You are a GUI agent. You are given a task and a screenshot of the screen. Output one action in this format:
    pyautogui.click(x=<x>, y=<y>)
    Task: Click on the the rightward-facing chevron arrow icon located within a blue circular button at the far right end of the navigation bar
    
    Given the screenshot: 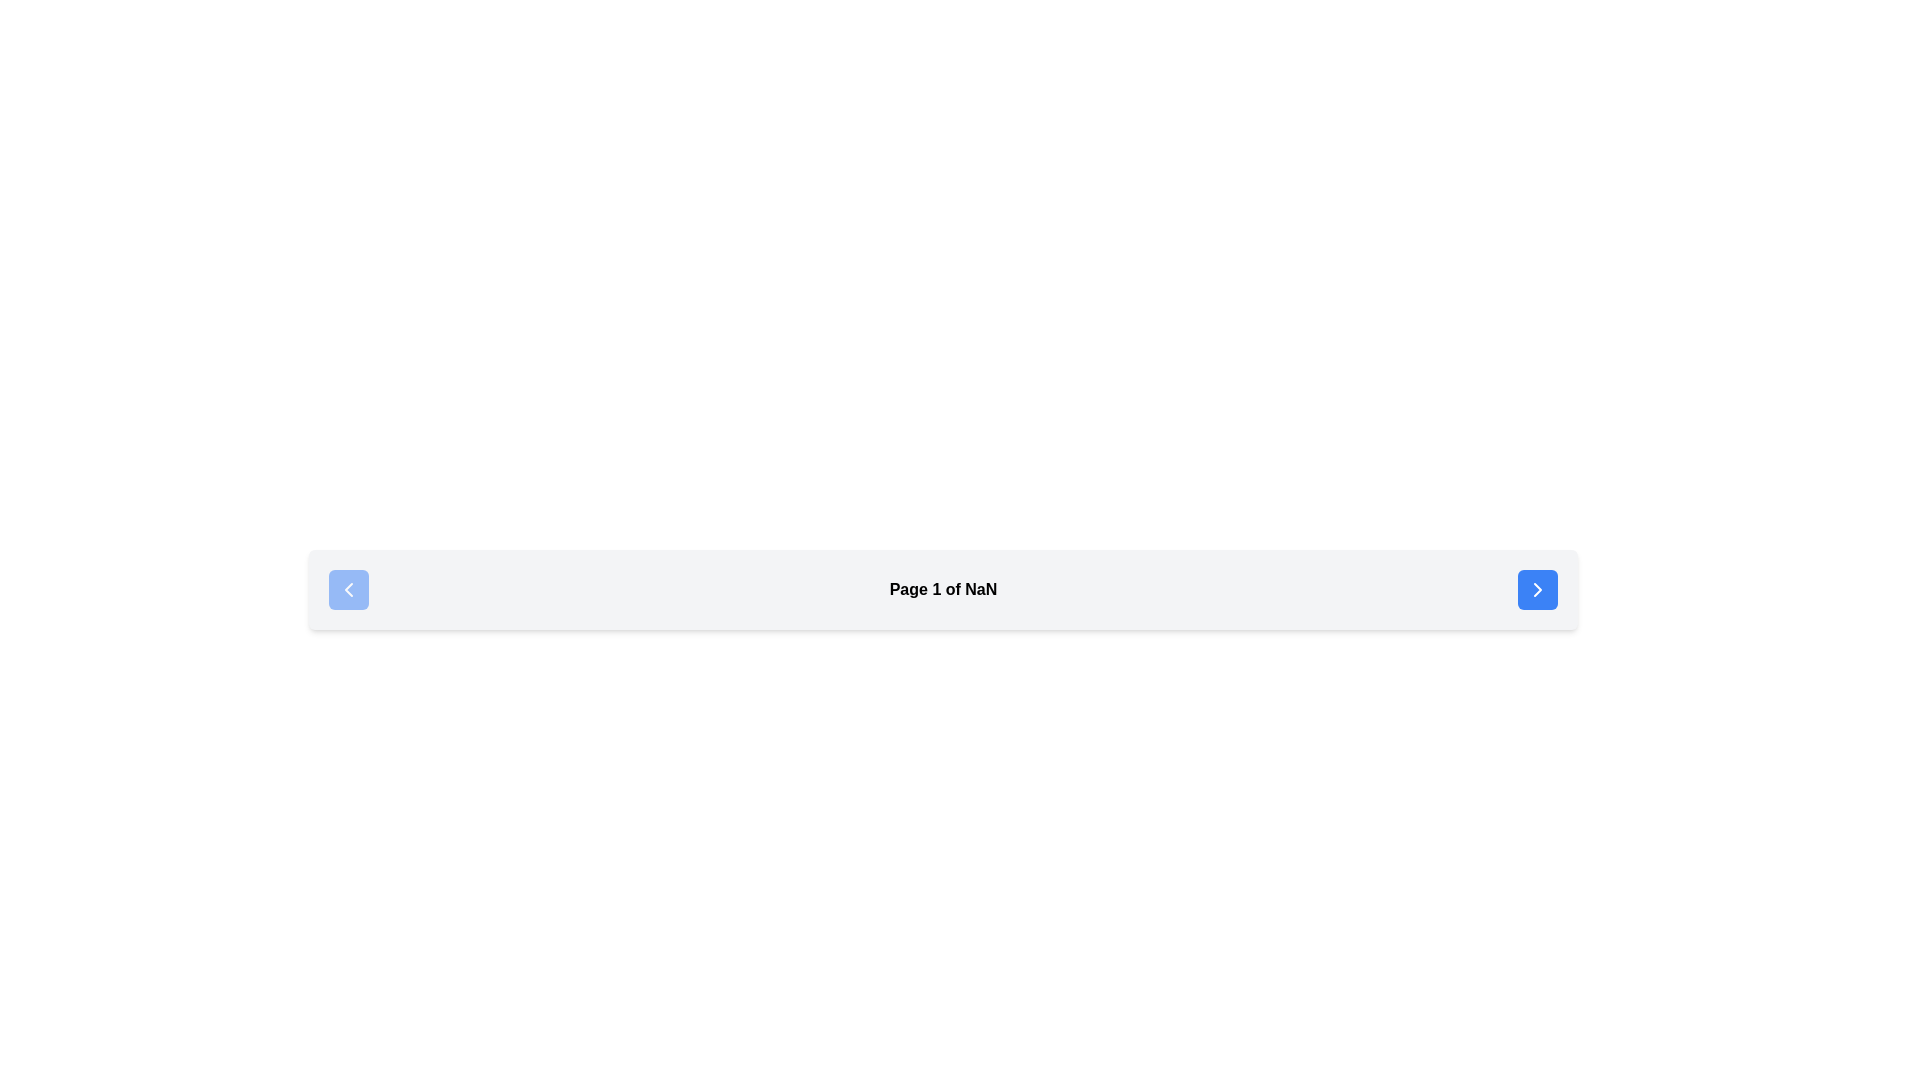 What is the action you would take?
    pyautogui.click(x=1536, y=589)
    